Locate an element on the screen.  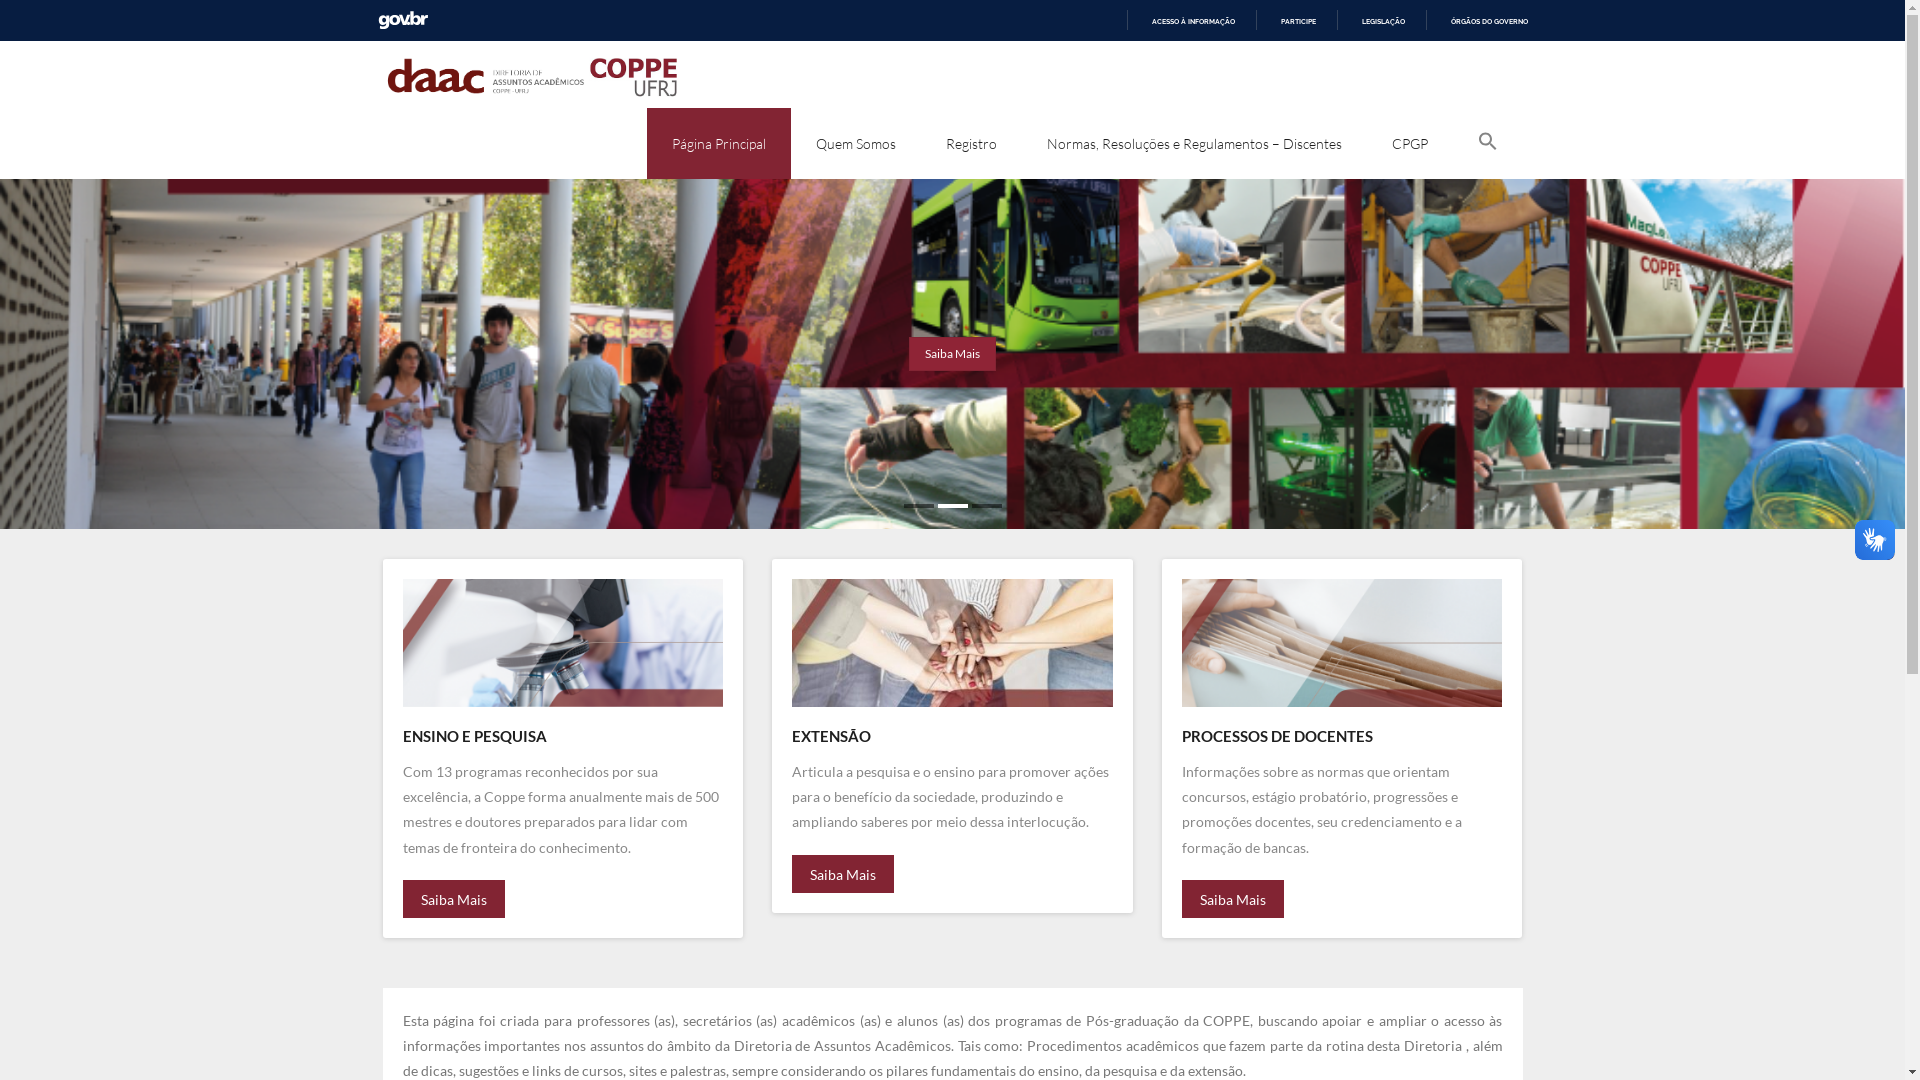
'Registro' is located at coordinates (919, 142).